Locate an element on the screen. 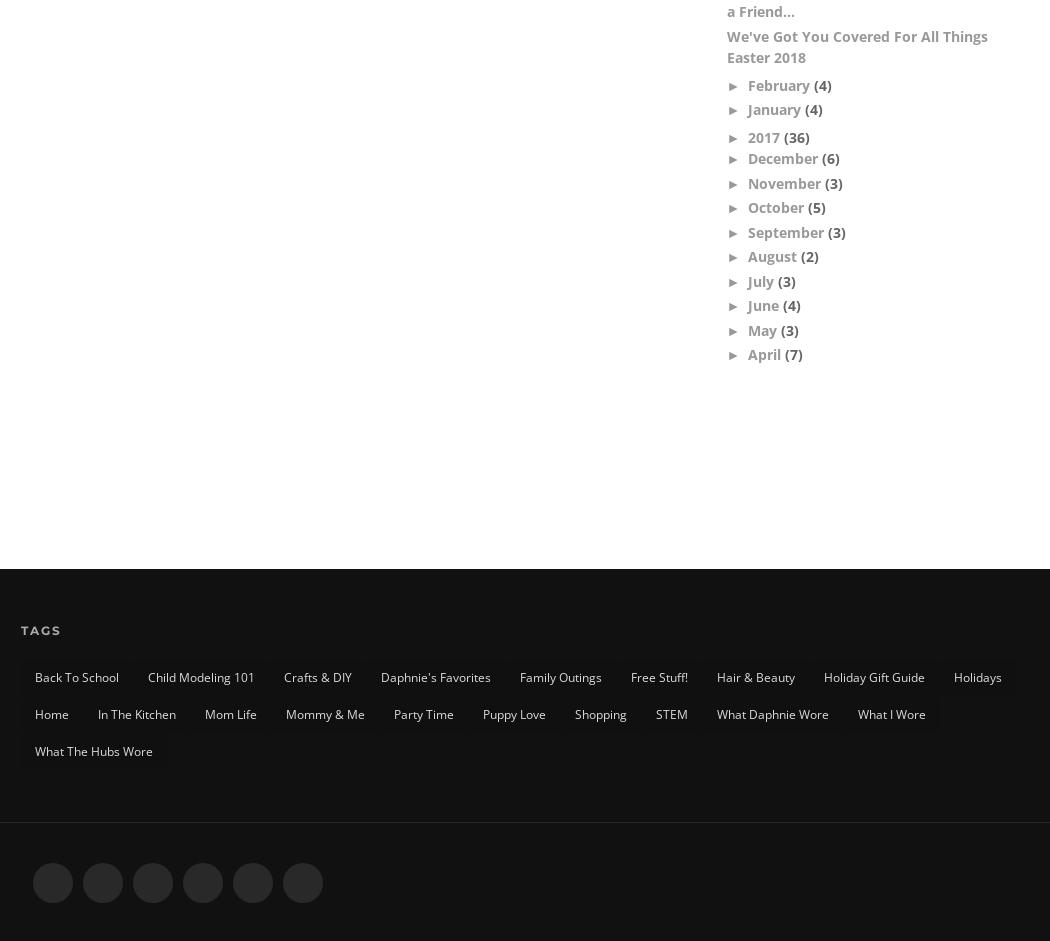 This screenshot has width=1050, height=941. 'January' is located at coordinates (776, 109).